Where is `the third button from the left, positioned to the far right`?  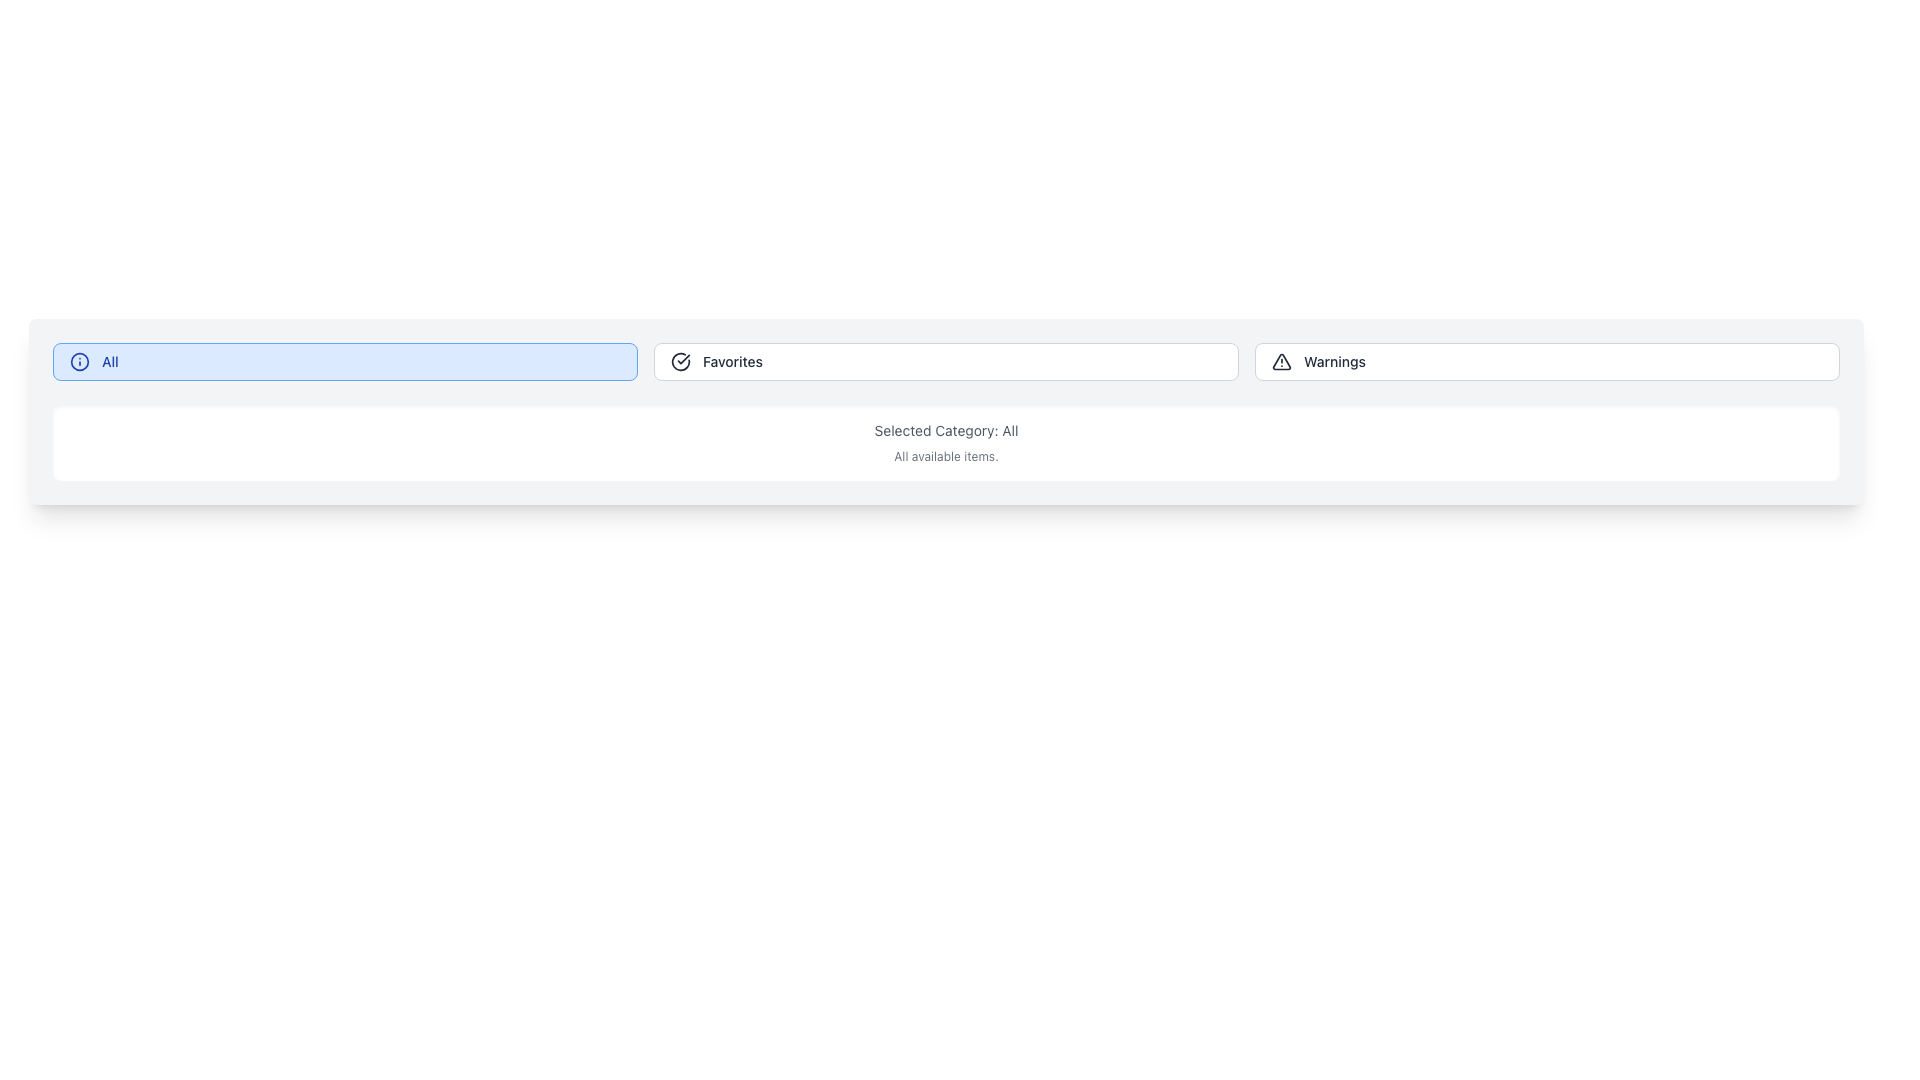 the third button from the left, positioned to the far right is located at coordinates (1546, 362).